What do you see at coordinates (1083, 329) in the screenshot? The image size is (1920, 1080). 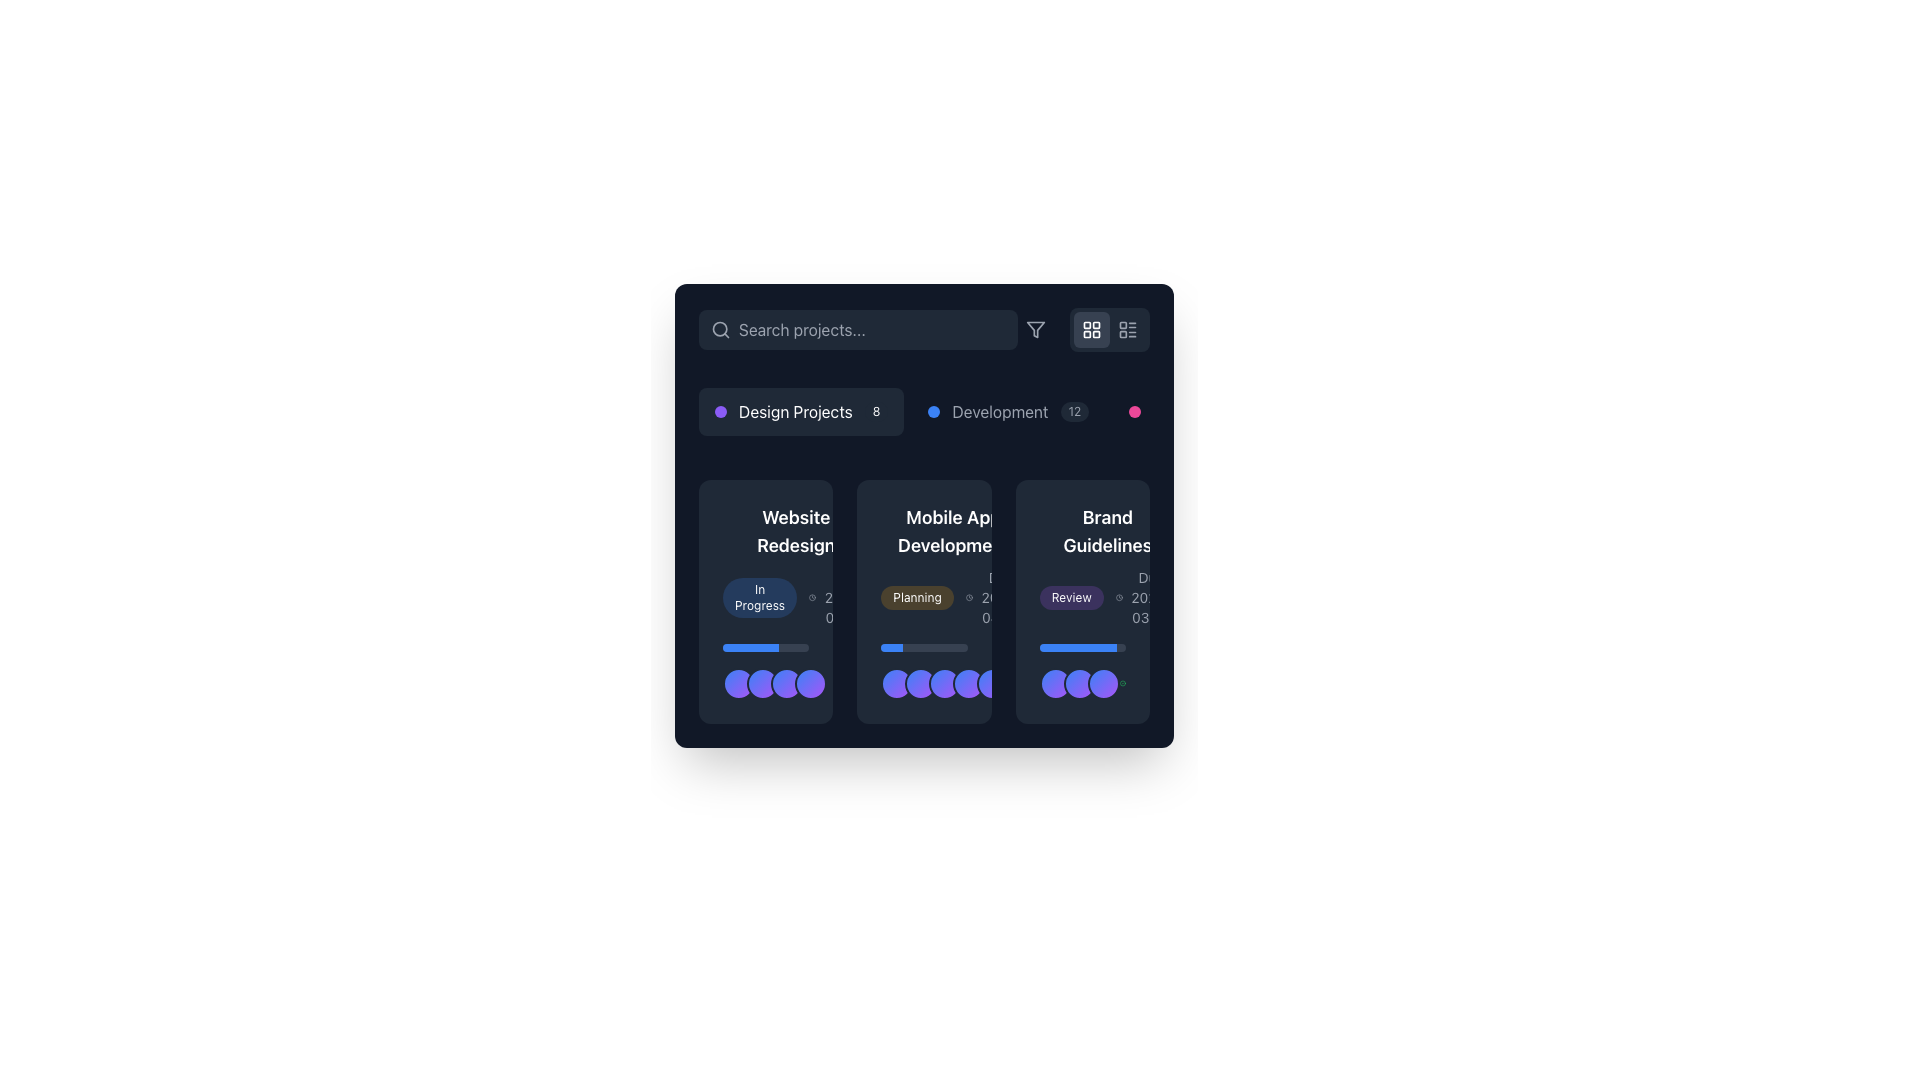 I see `the middle icon in the top right array to switch to grid layout view` at bounding box center [1083, 329].